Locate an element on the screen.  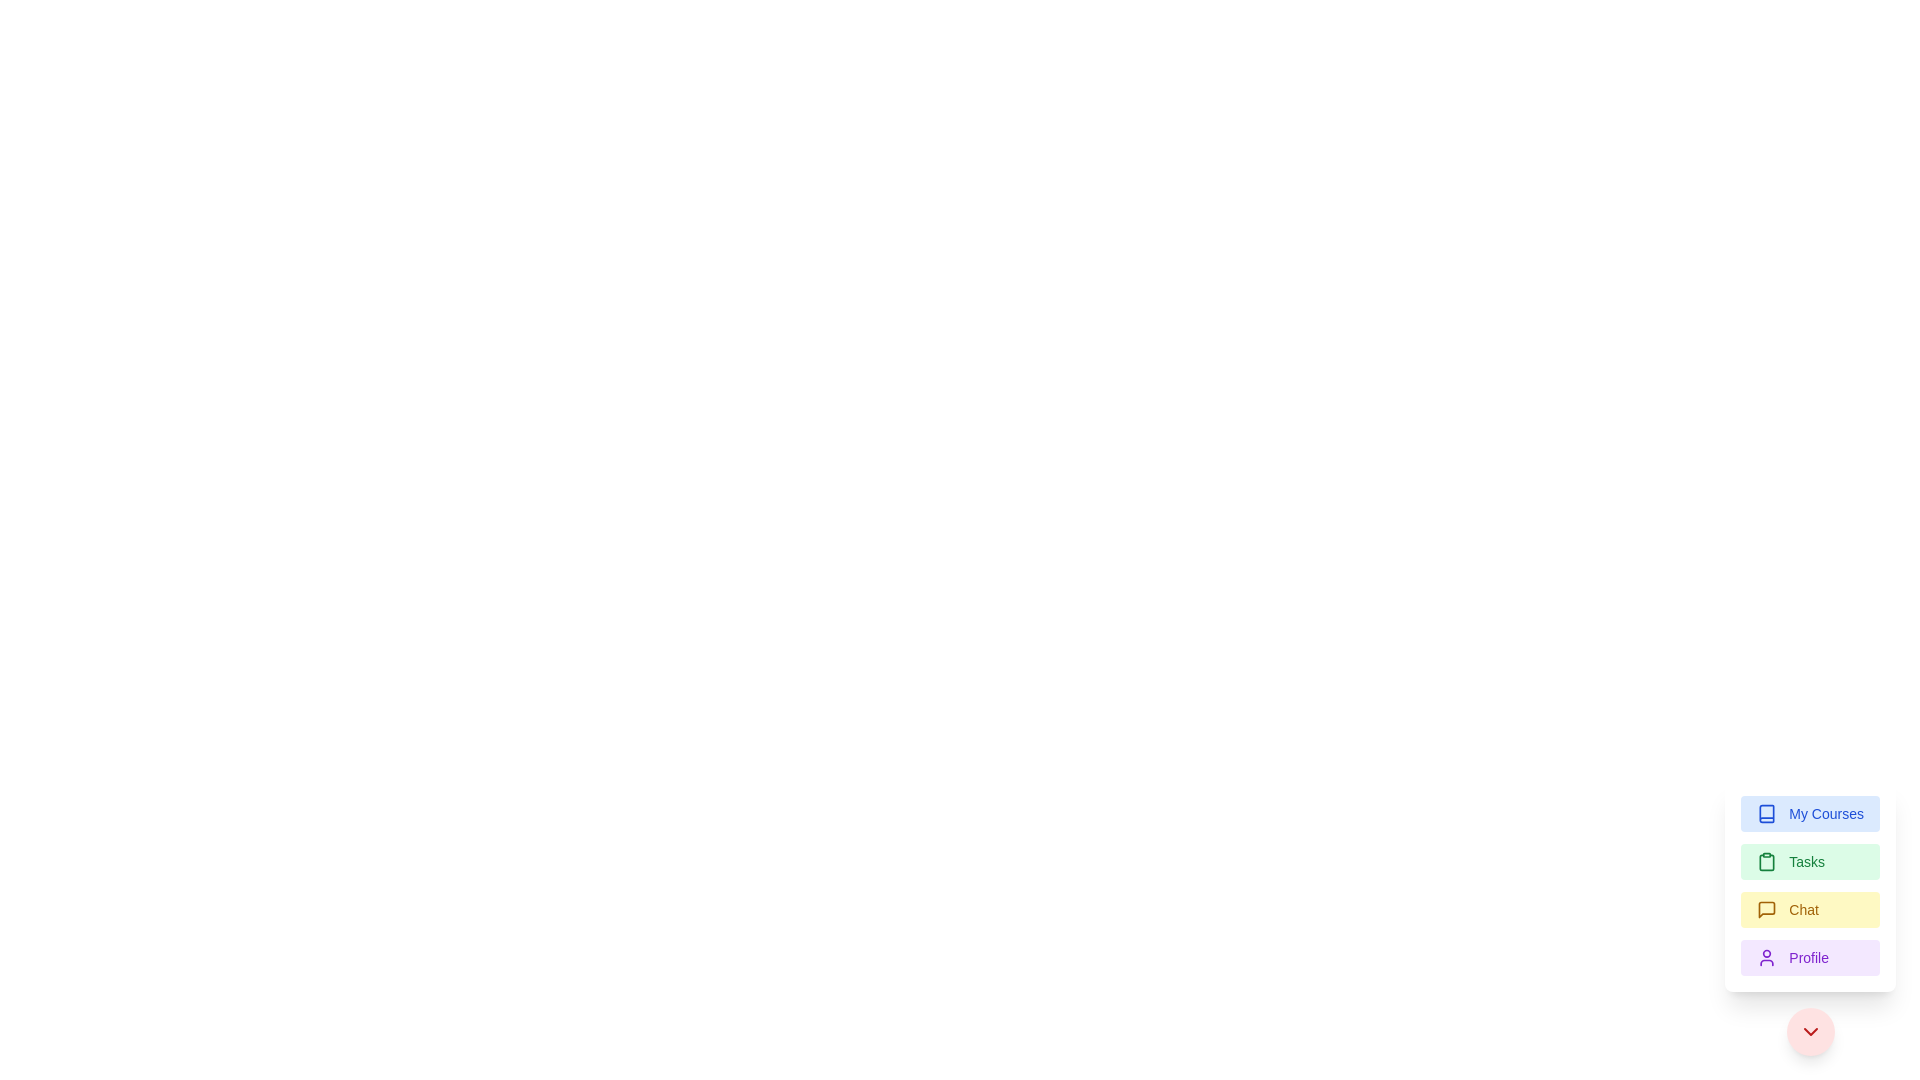
the user icon located to the left of the 'Profile' text in the Profile button at the bottom of the menu is located at coordinates (1767, 956).